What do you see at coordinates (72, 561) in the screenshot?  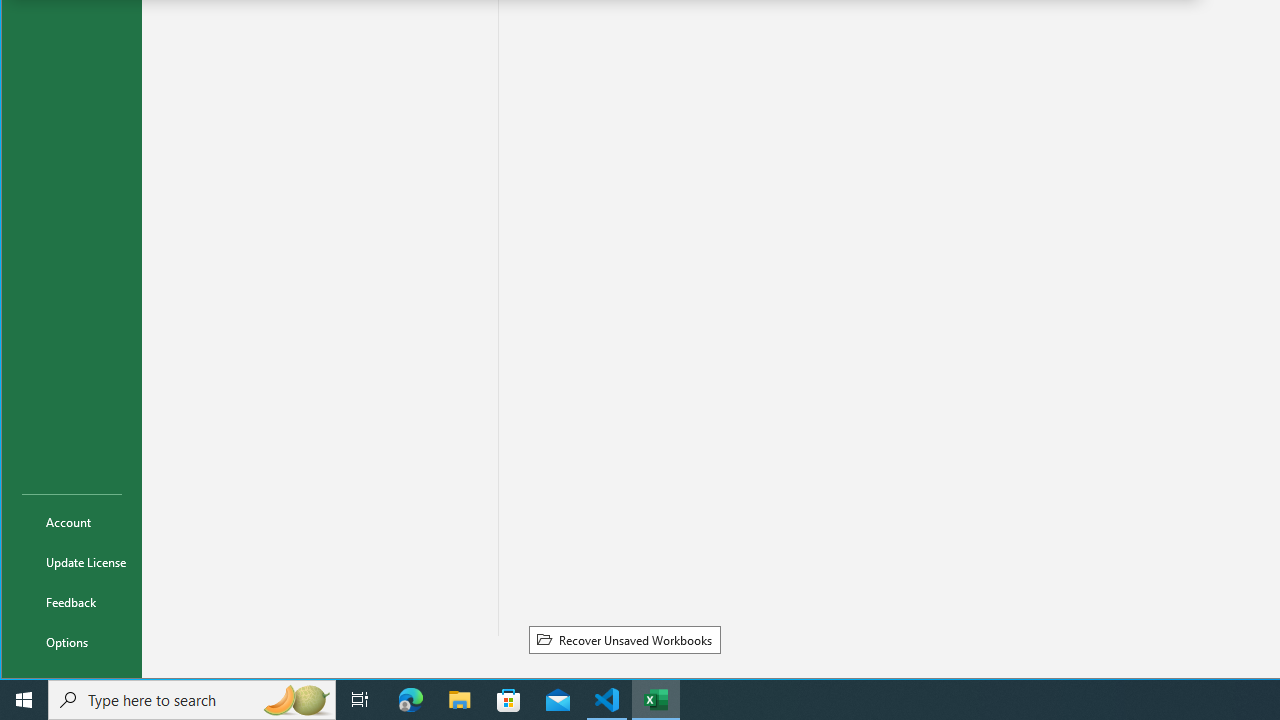 I see `'Update License'` at bounding box center [72, 561].